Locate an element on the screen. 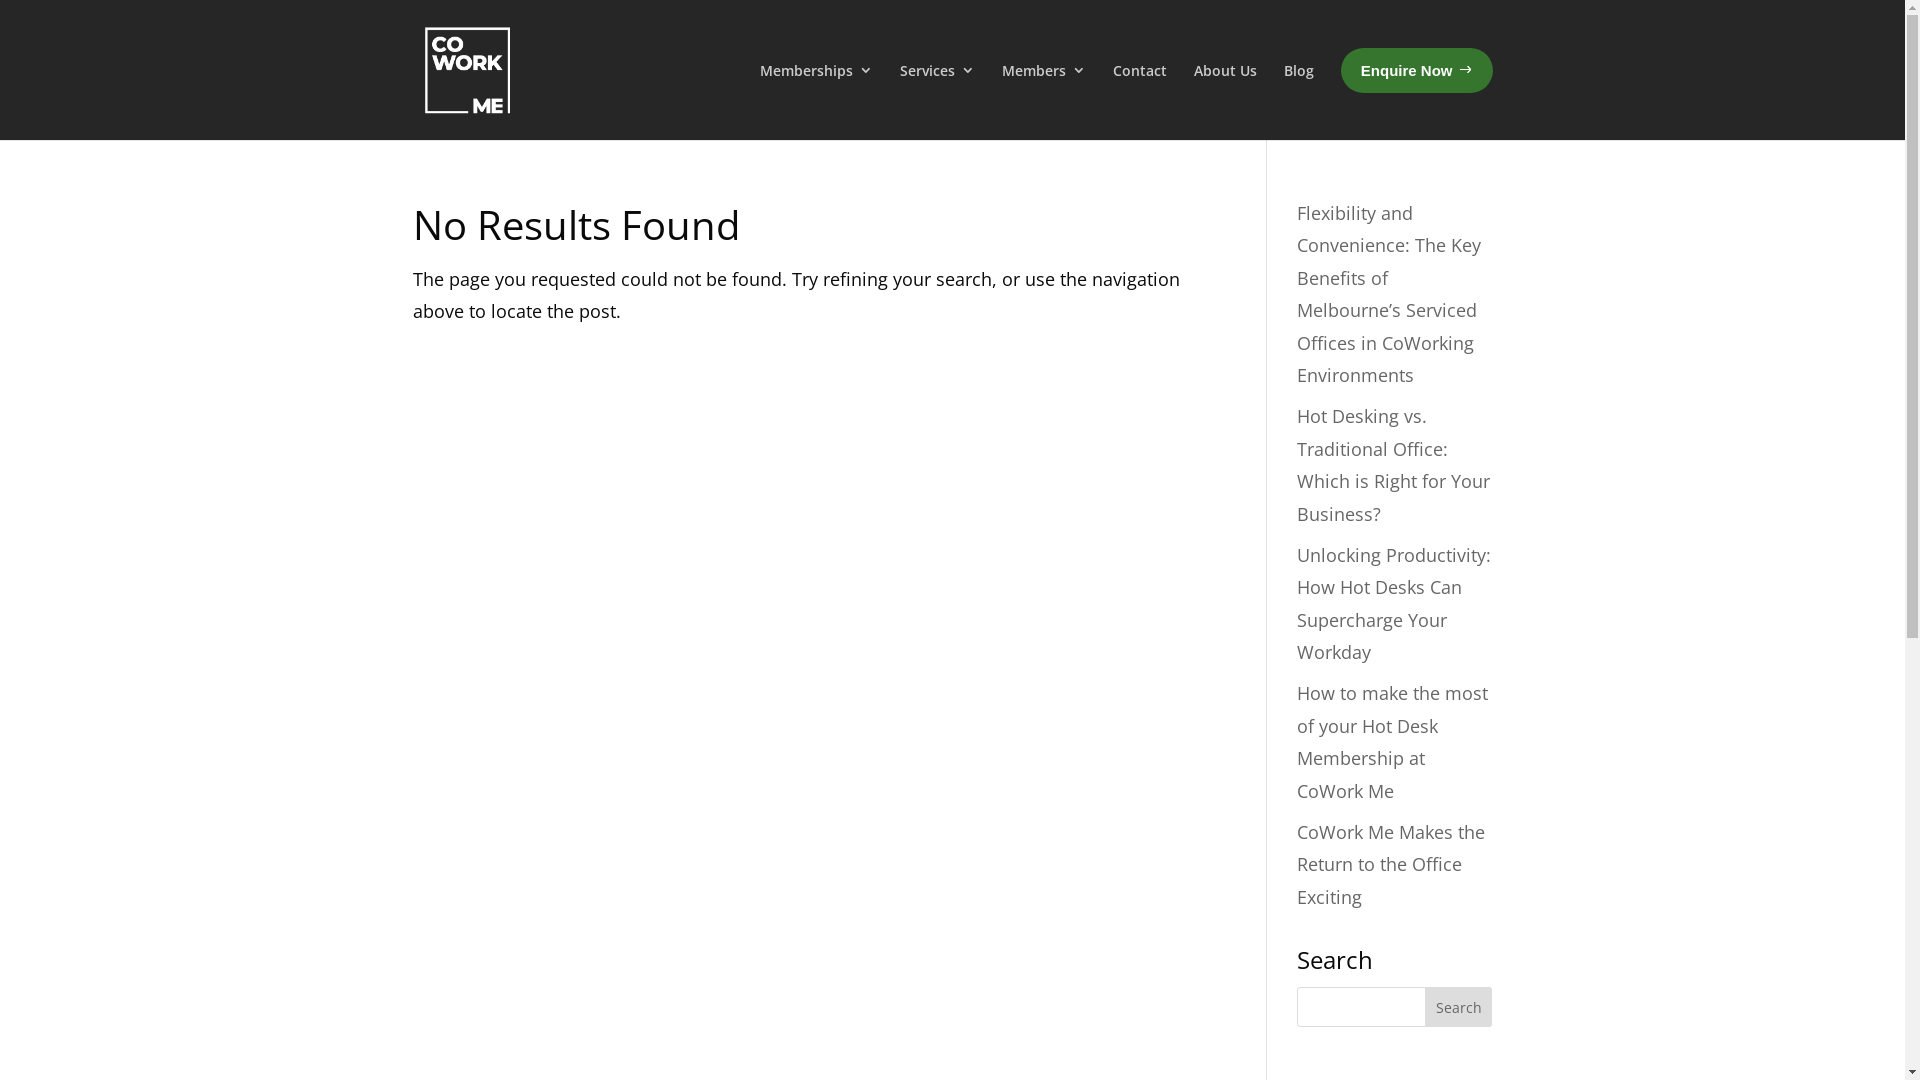  'Services' is located at coordinates (936, 98).